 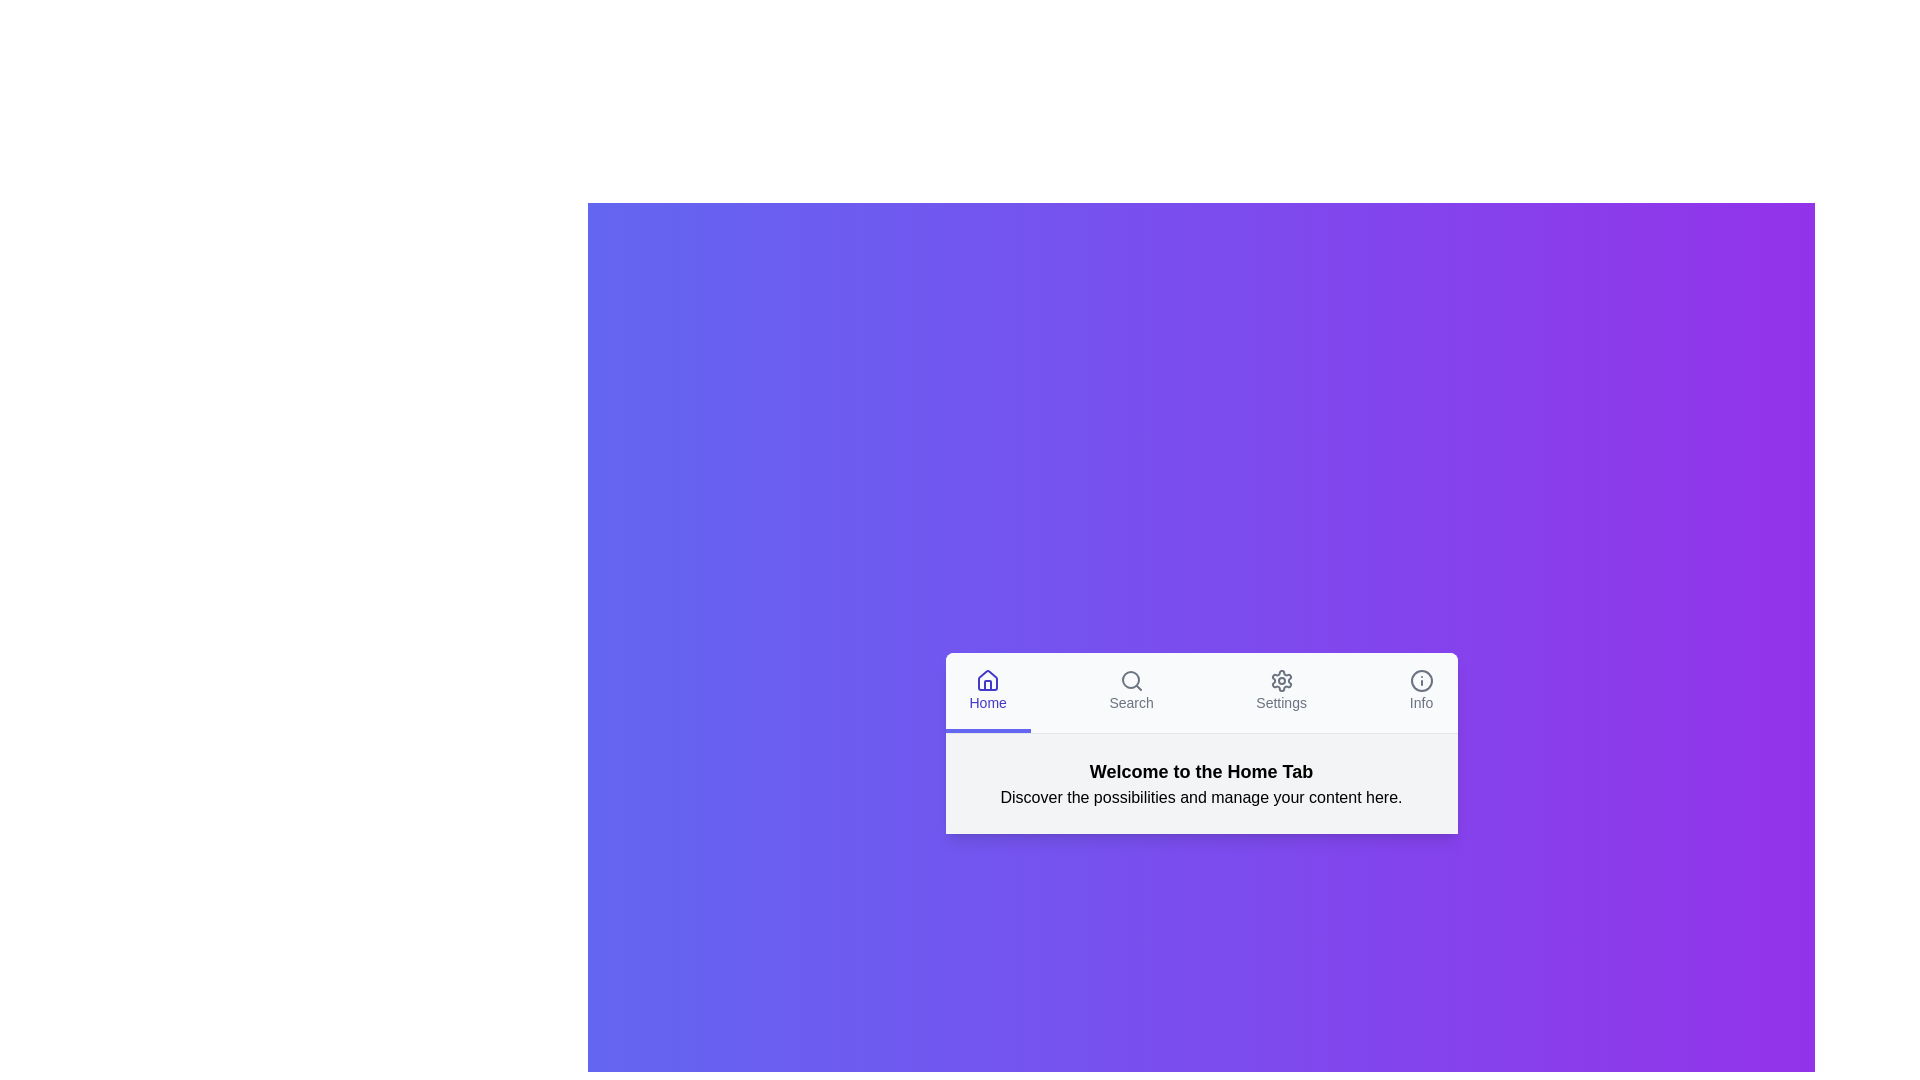 What do you see at coordinates (988, 701) in the screenshot?
I see `the 'Home' text label, which is styled in medium-sized blue font and positioned below a house icon in the bottom navigation menu` at bounding box center [988, 701].